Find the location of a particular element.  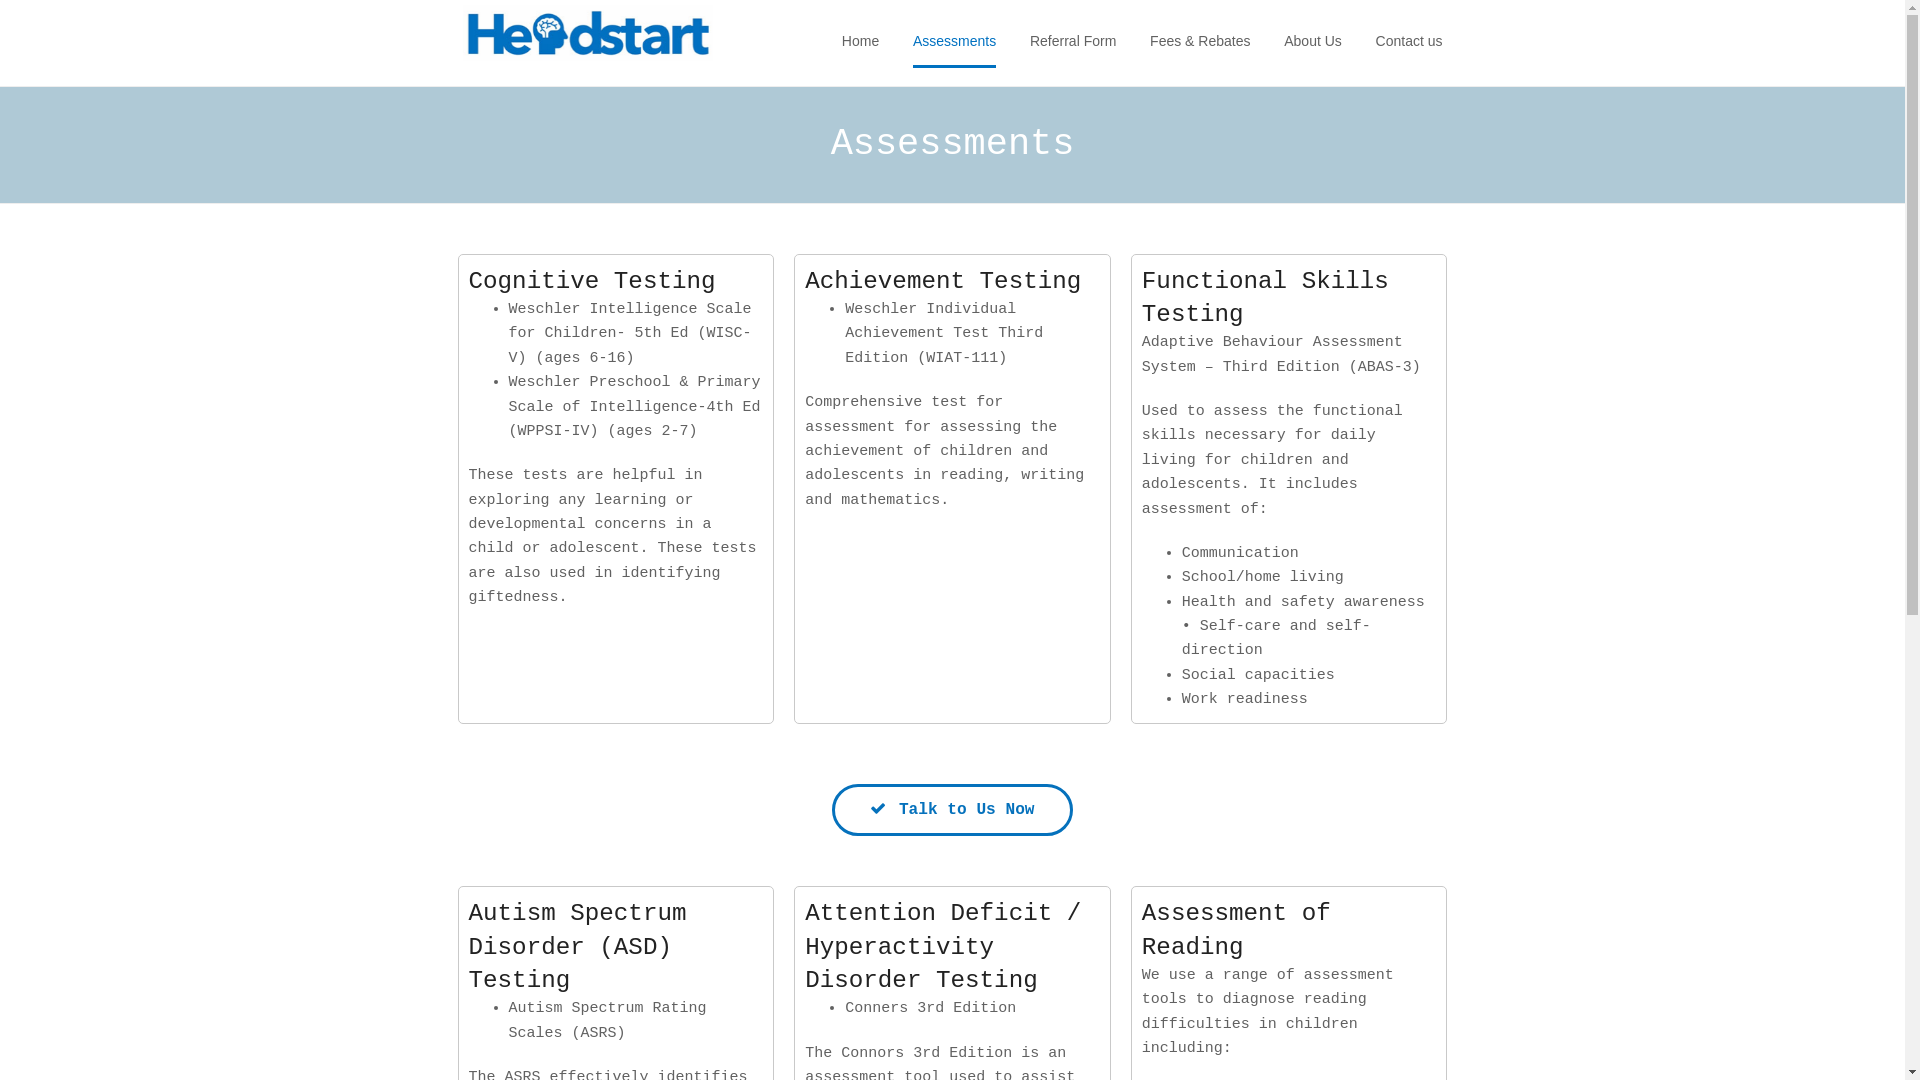

'About Us' is located at coordinates (1313, 42).